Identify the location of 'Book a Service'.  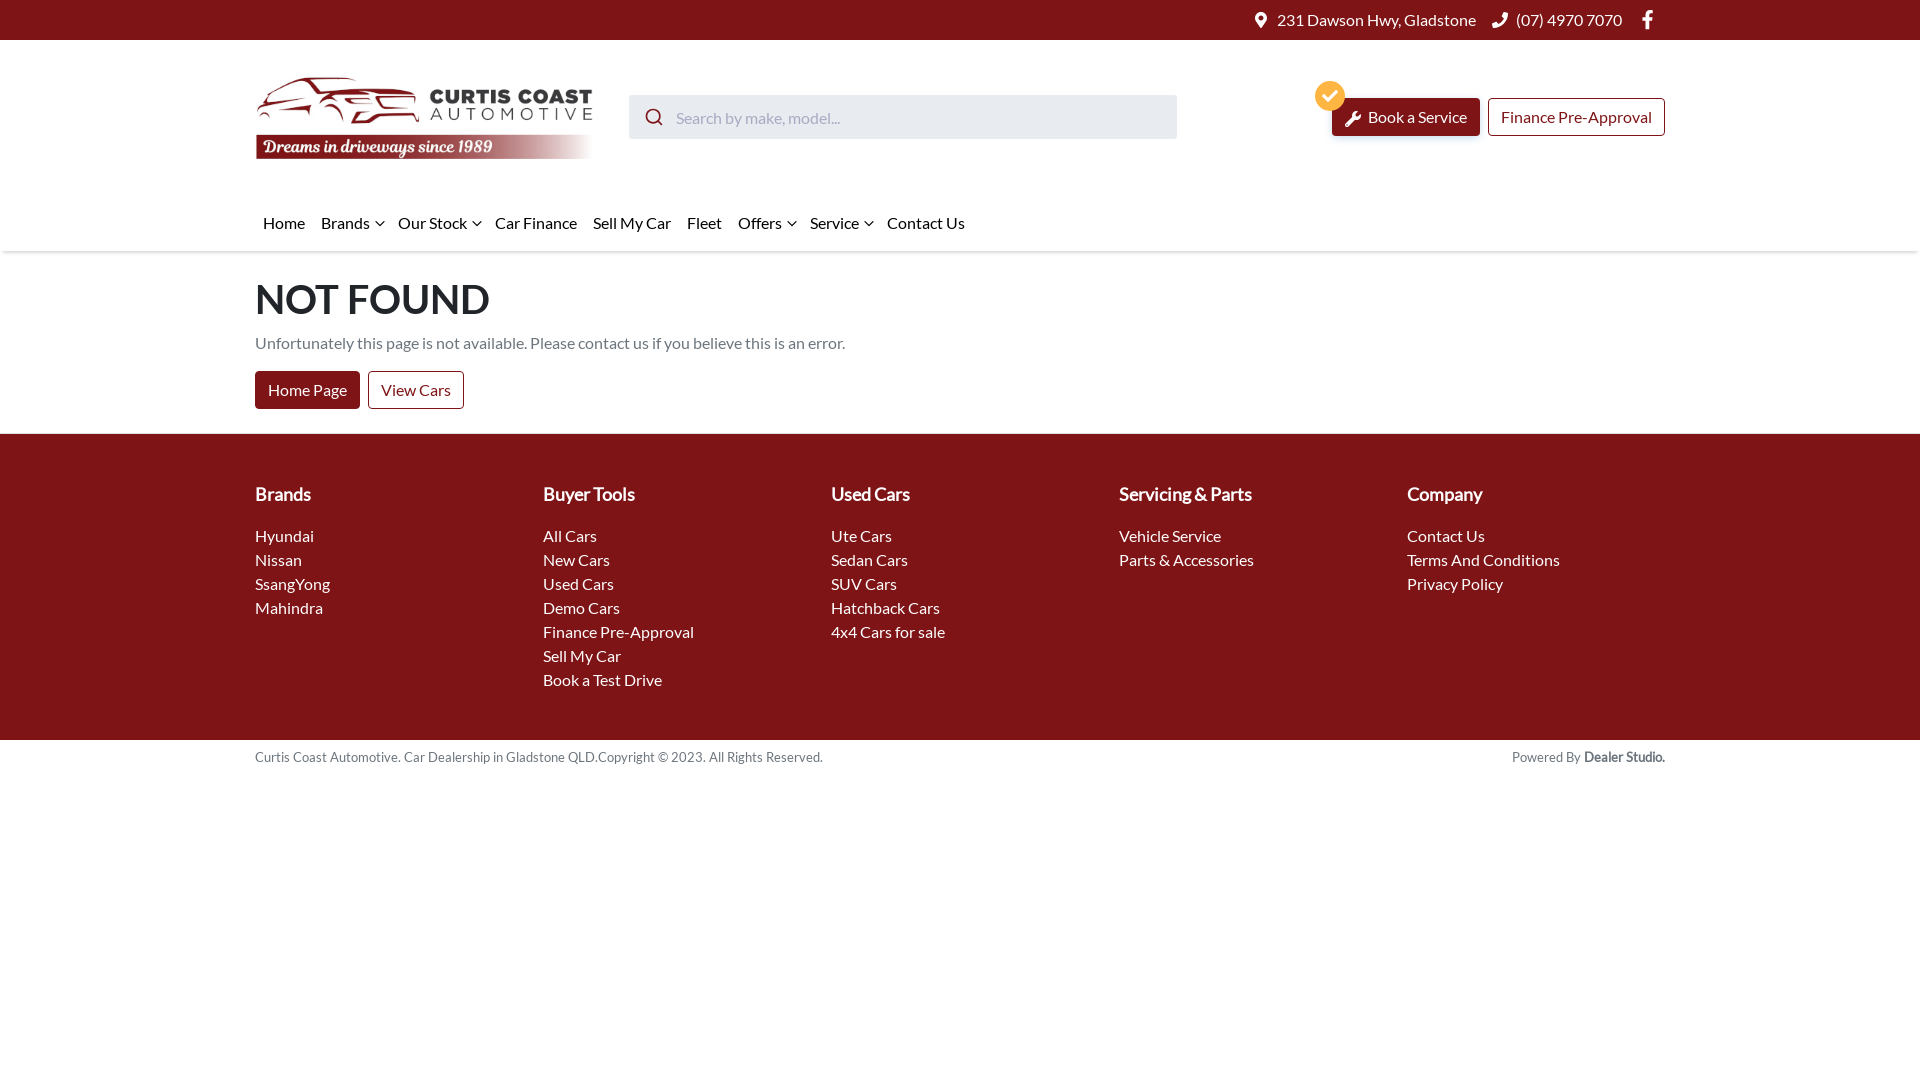
(1405, 116).